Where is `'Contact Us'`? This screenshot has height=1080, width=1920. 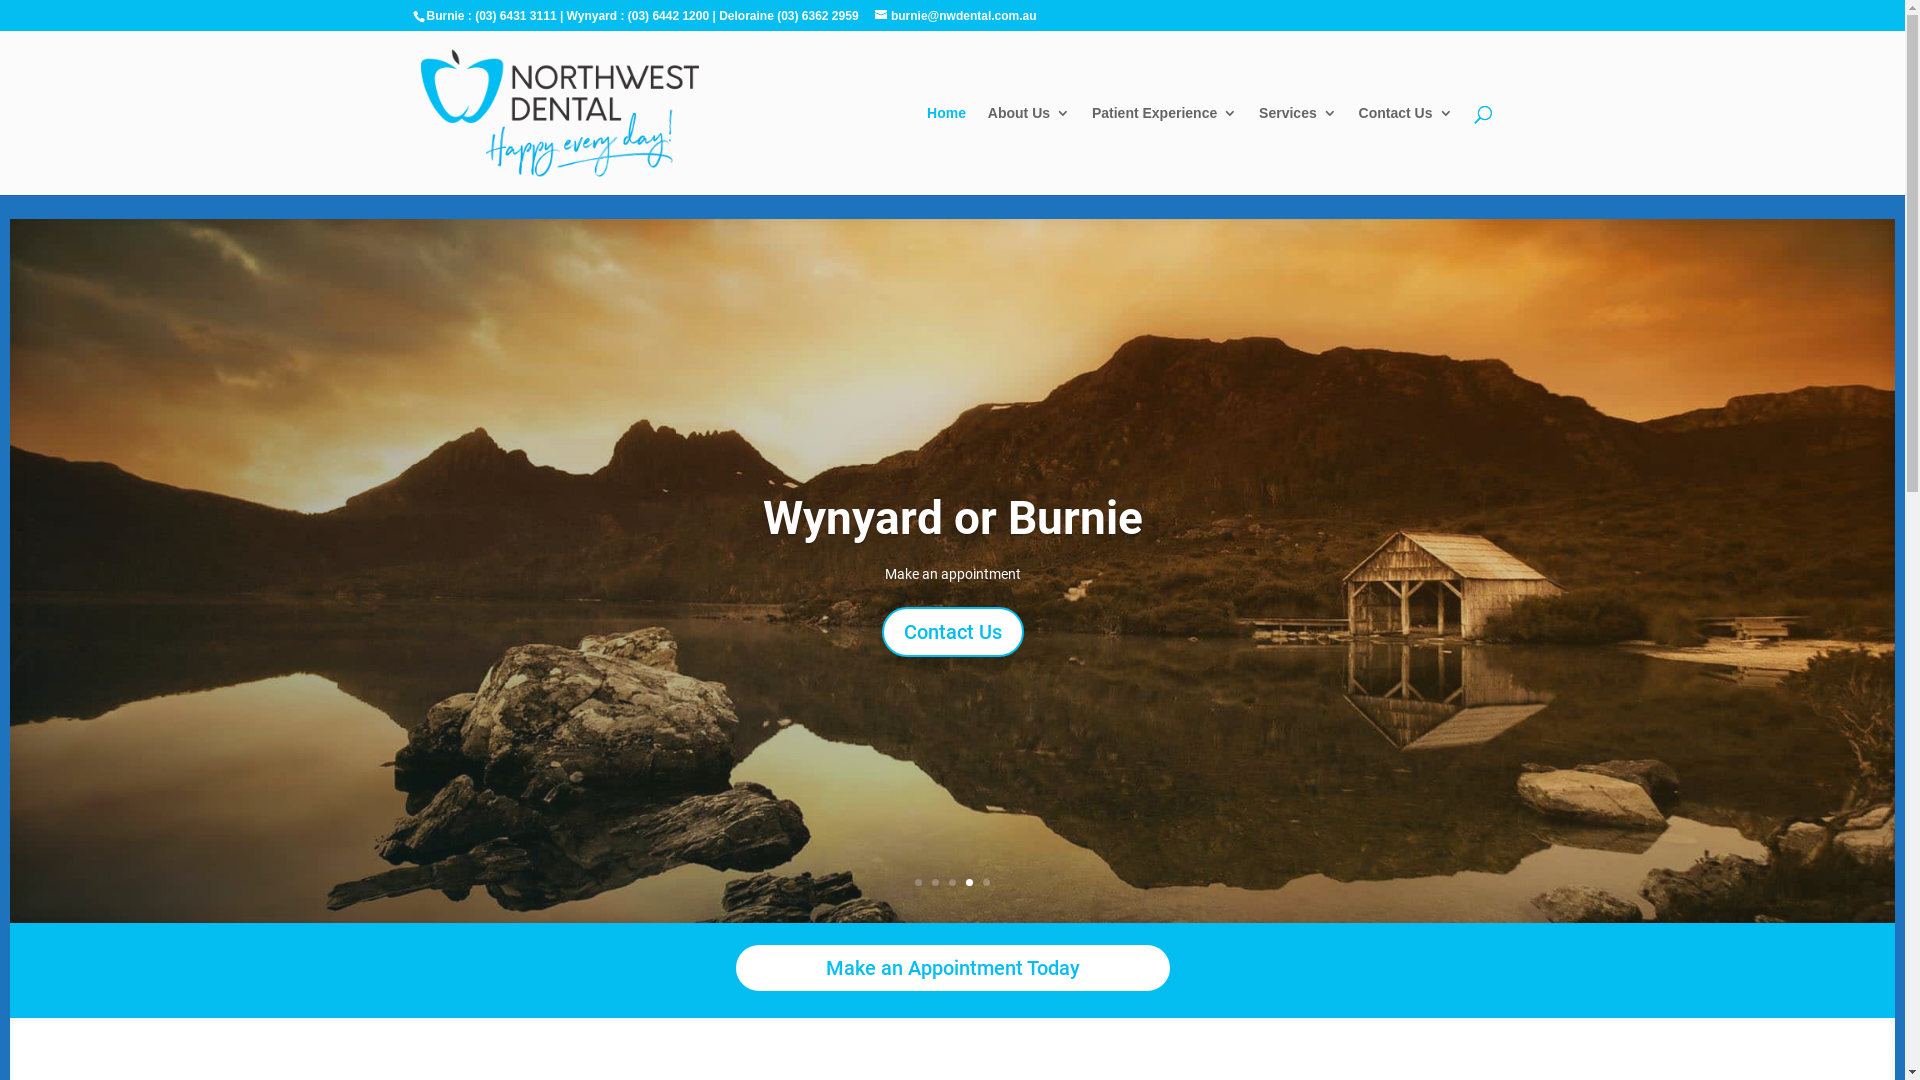
'Contact Us' is located at coordinates (952, 632).